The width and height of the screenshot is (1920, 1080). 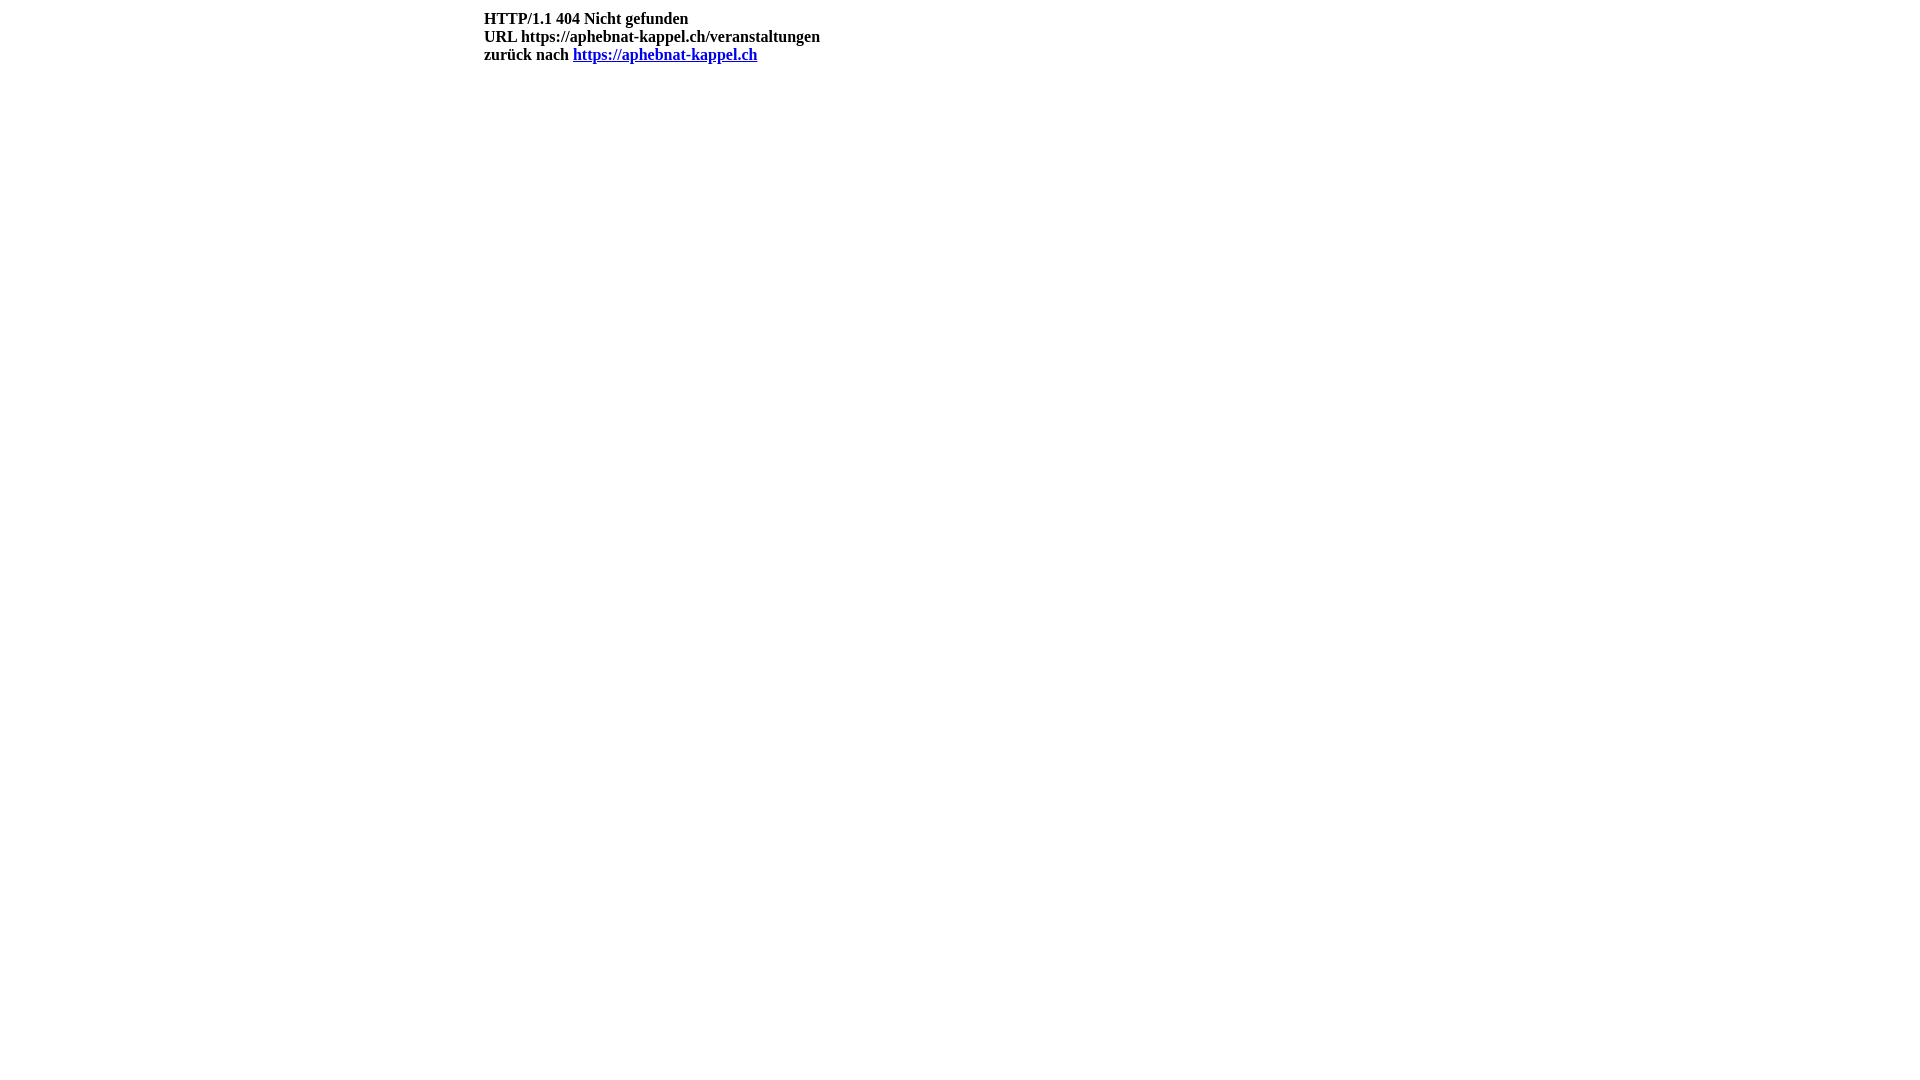 I want to click on 'https://aphebnat-kappel.ch', so click(x=571, y=53).